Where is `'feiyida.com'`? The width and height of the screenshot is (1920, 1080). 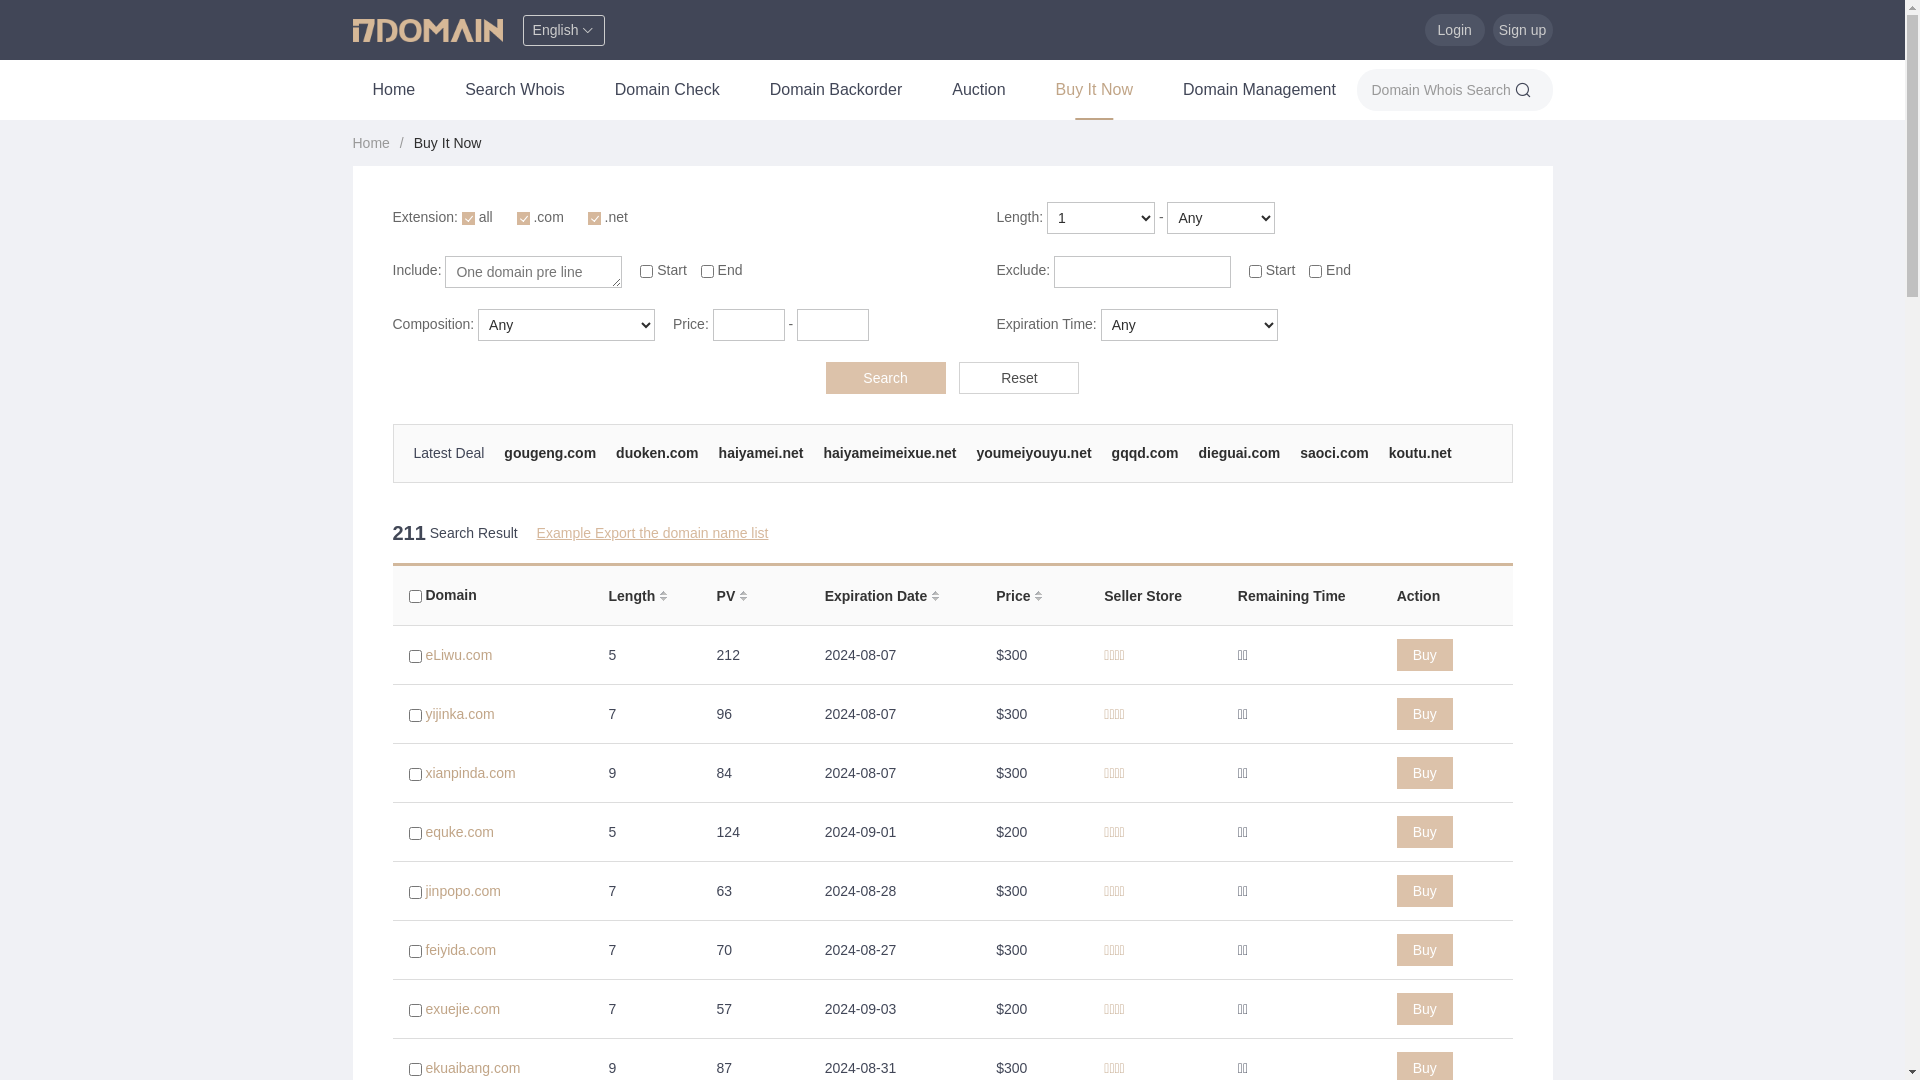 'feiyida.com' is located at coordinates (459, 948).